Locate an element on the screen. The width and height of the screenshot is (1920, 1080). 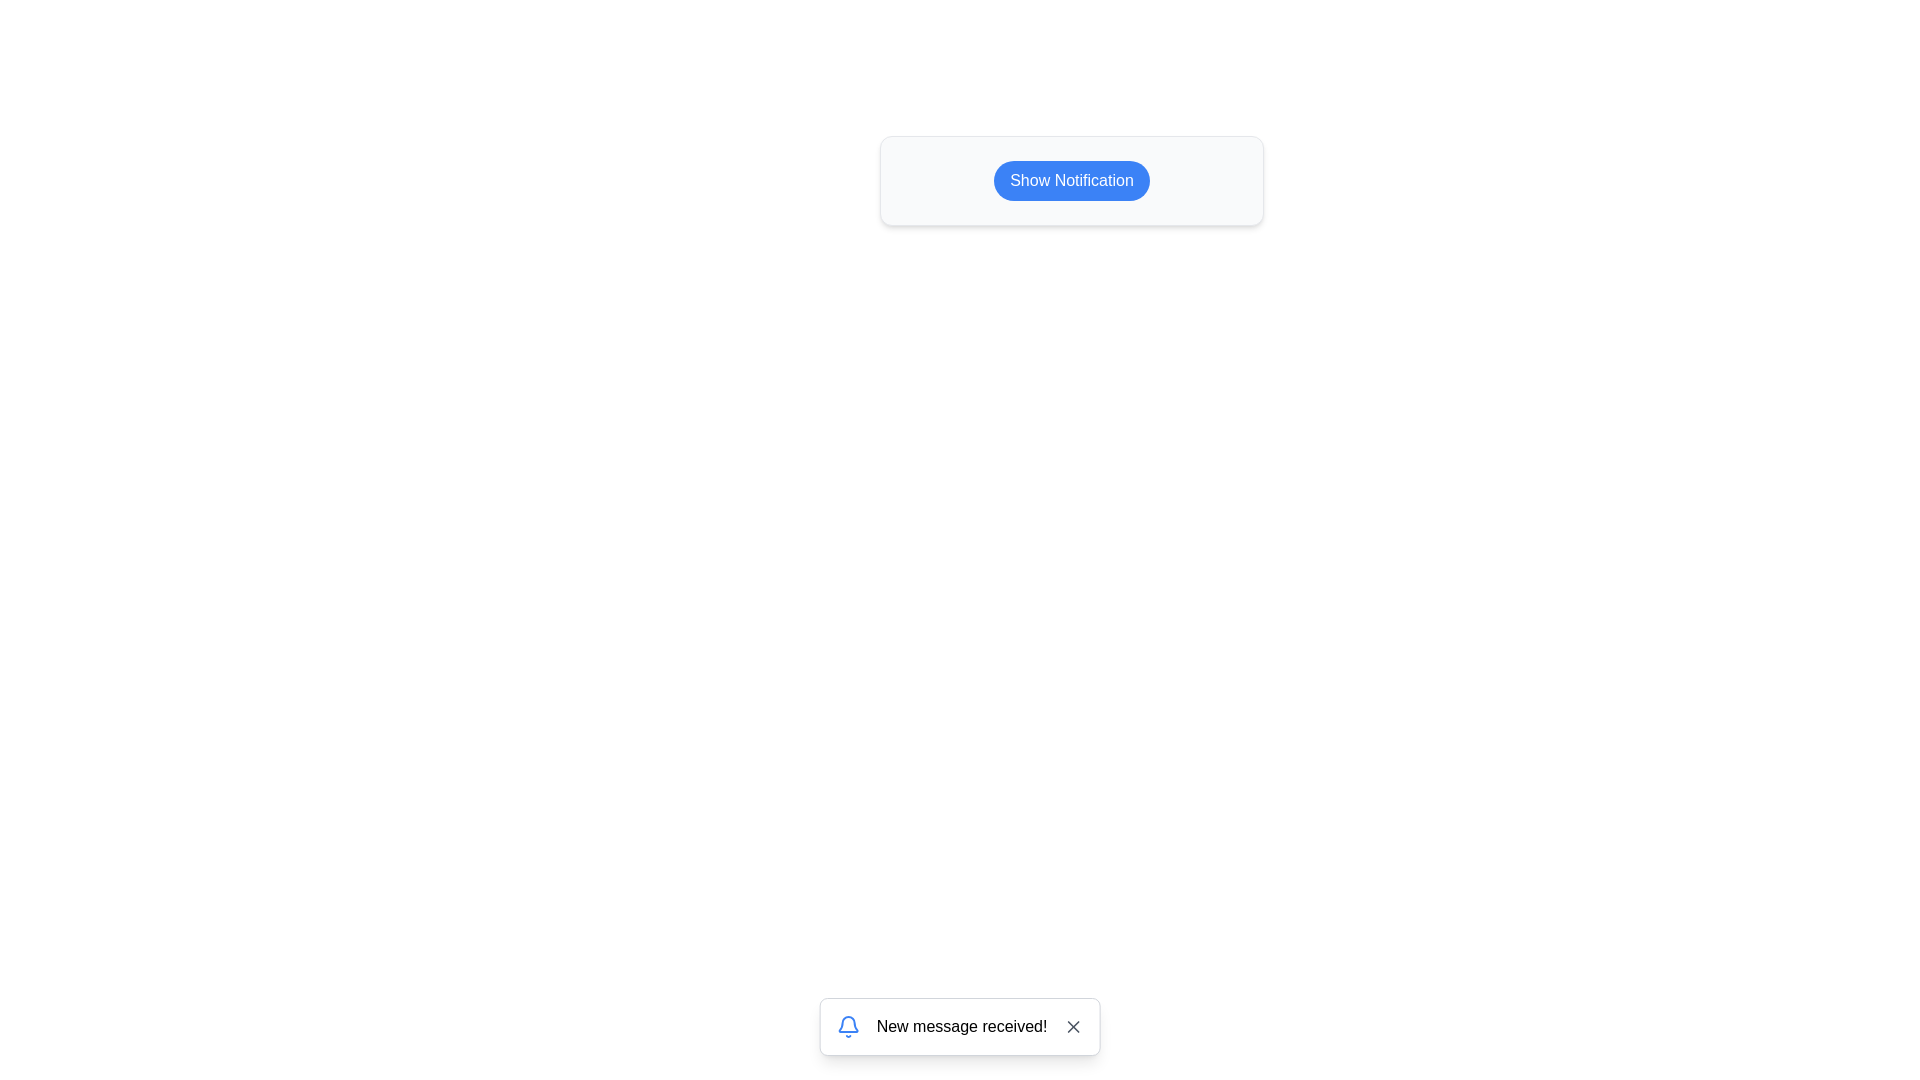
the 'Show Notification' button to trigger the notification display is located at coordinates (1070, 181).